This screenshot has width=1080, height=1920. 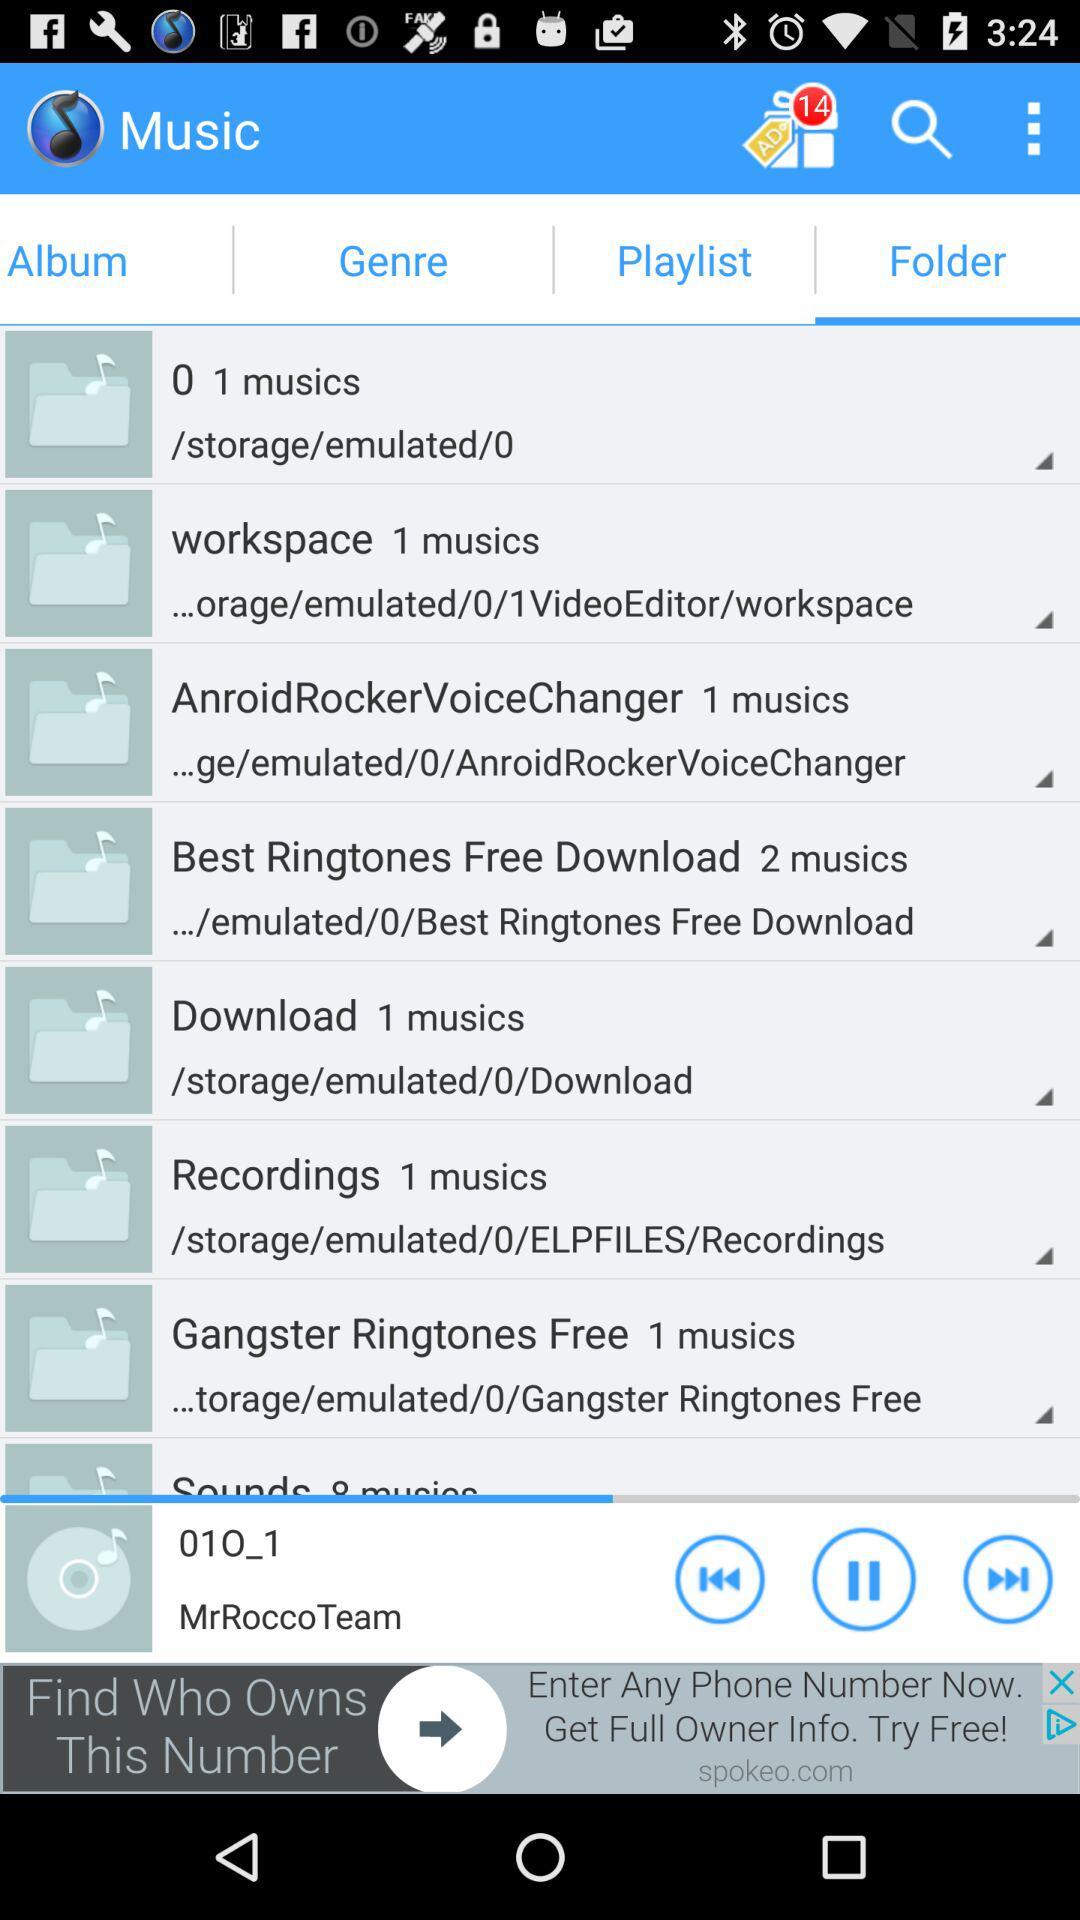 What do you see at coordinates (863, 1577) in the screenshot?
I see `pause audio` at bounding box center [863, 1577].